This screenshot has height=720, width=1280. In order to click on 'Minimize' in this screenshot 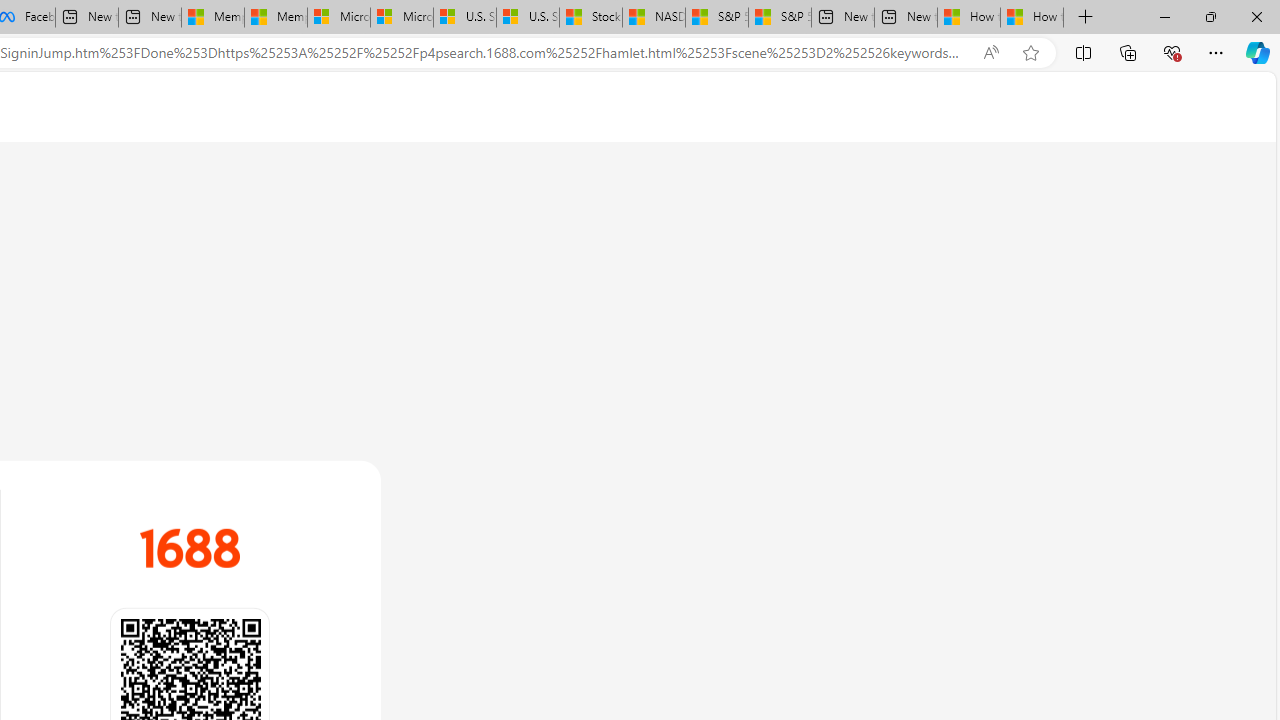, I will do `click(1164, 16)`.